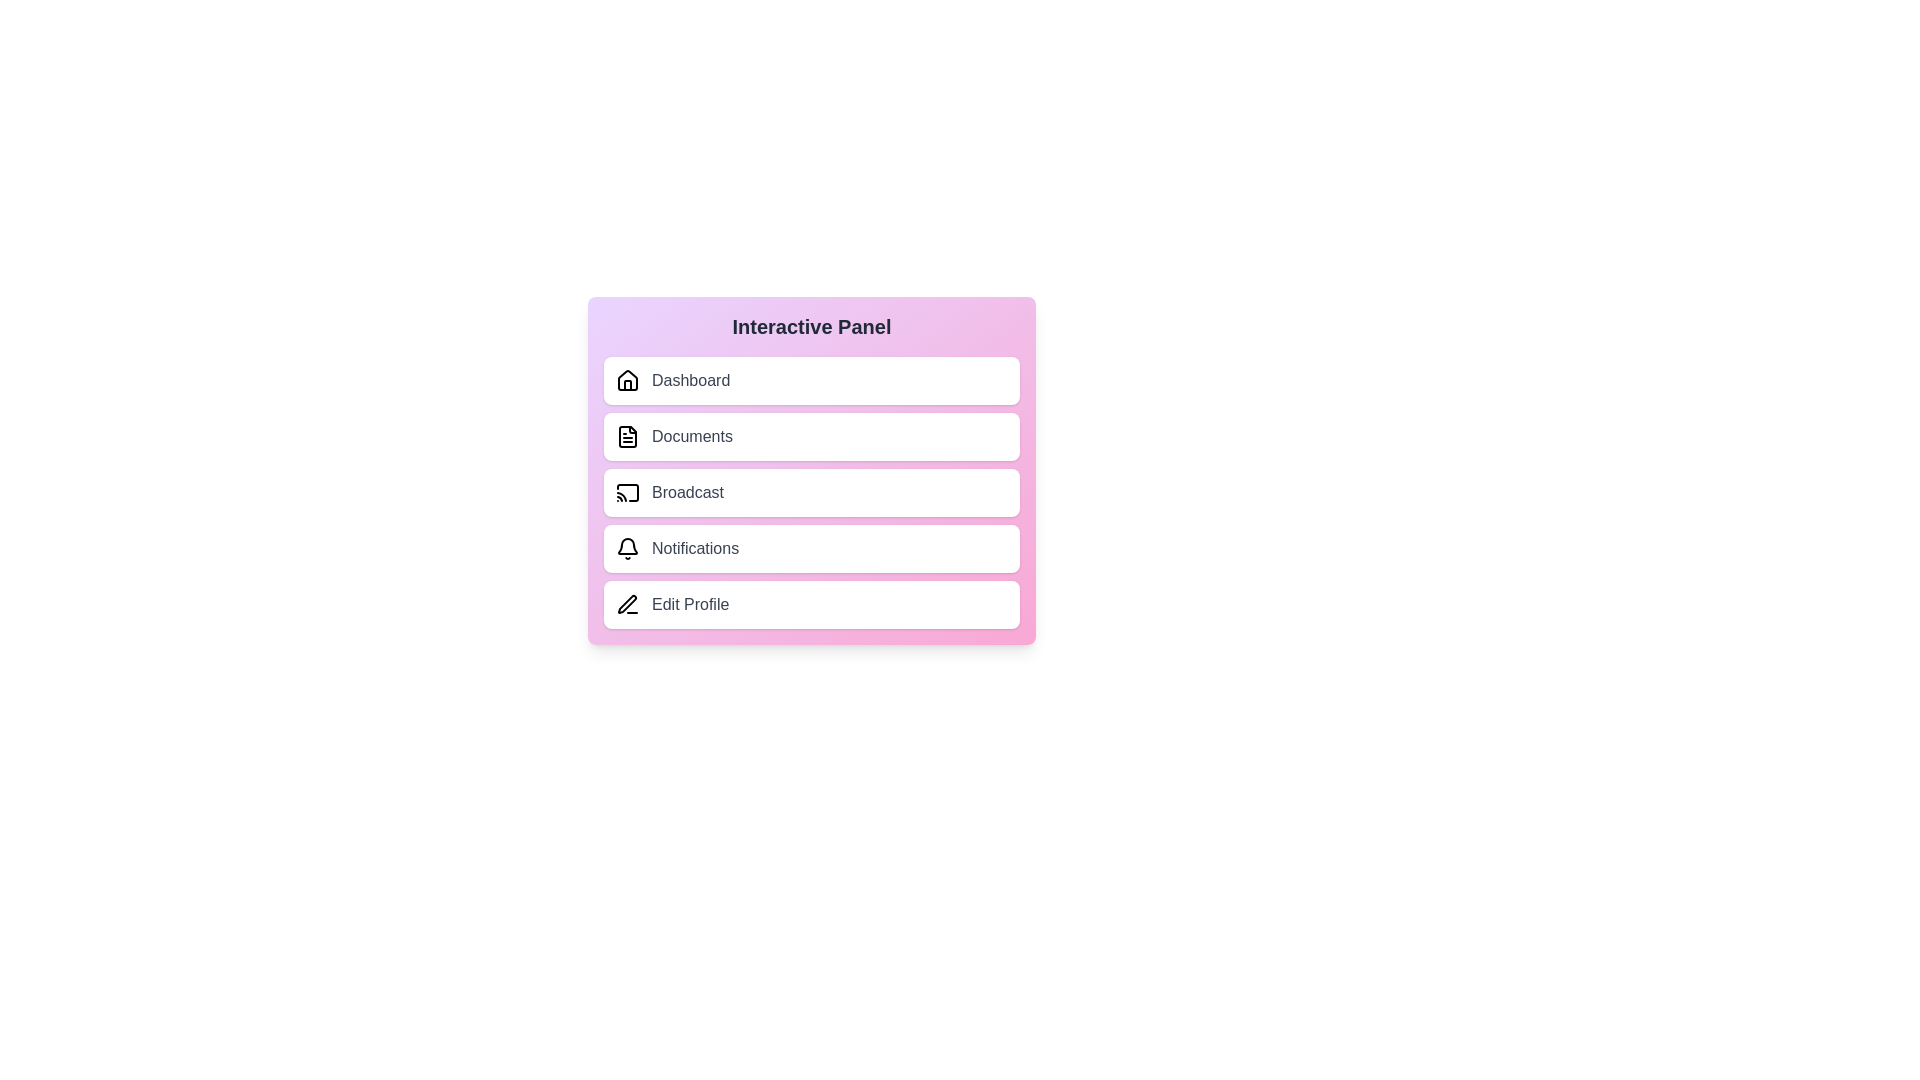 Image resolution: width=1920 pixels, height=1080 pixels. I want to click on the list item labeled Dashboard, so click(811, 381).